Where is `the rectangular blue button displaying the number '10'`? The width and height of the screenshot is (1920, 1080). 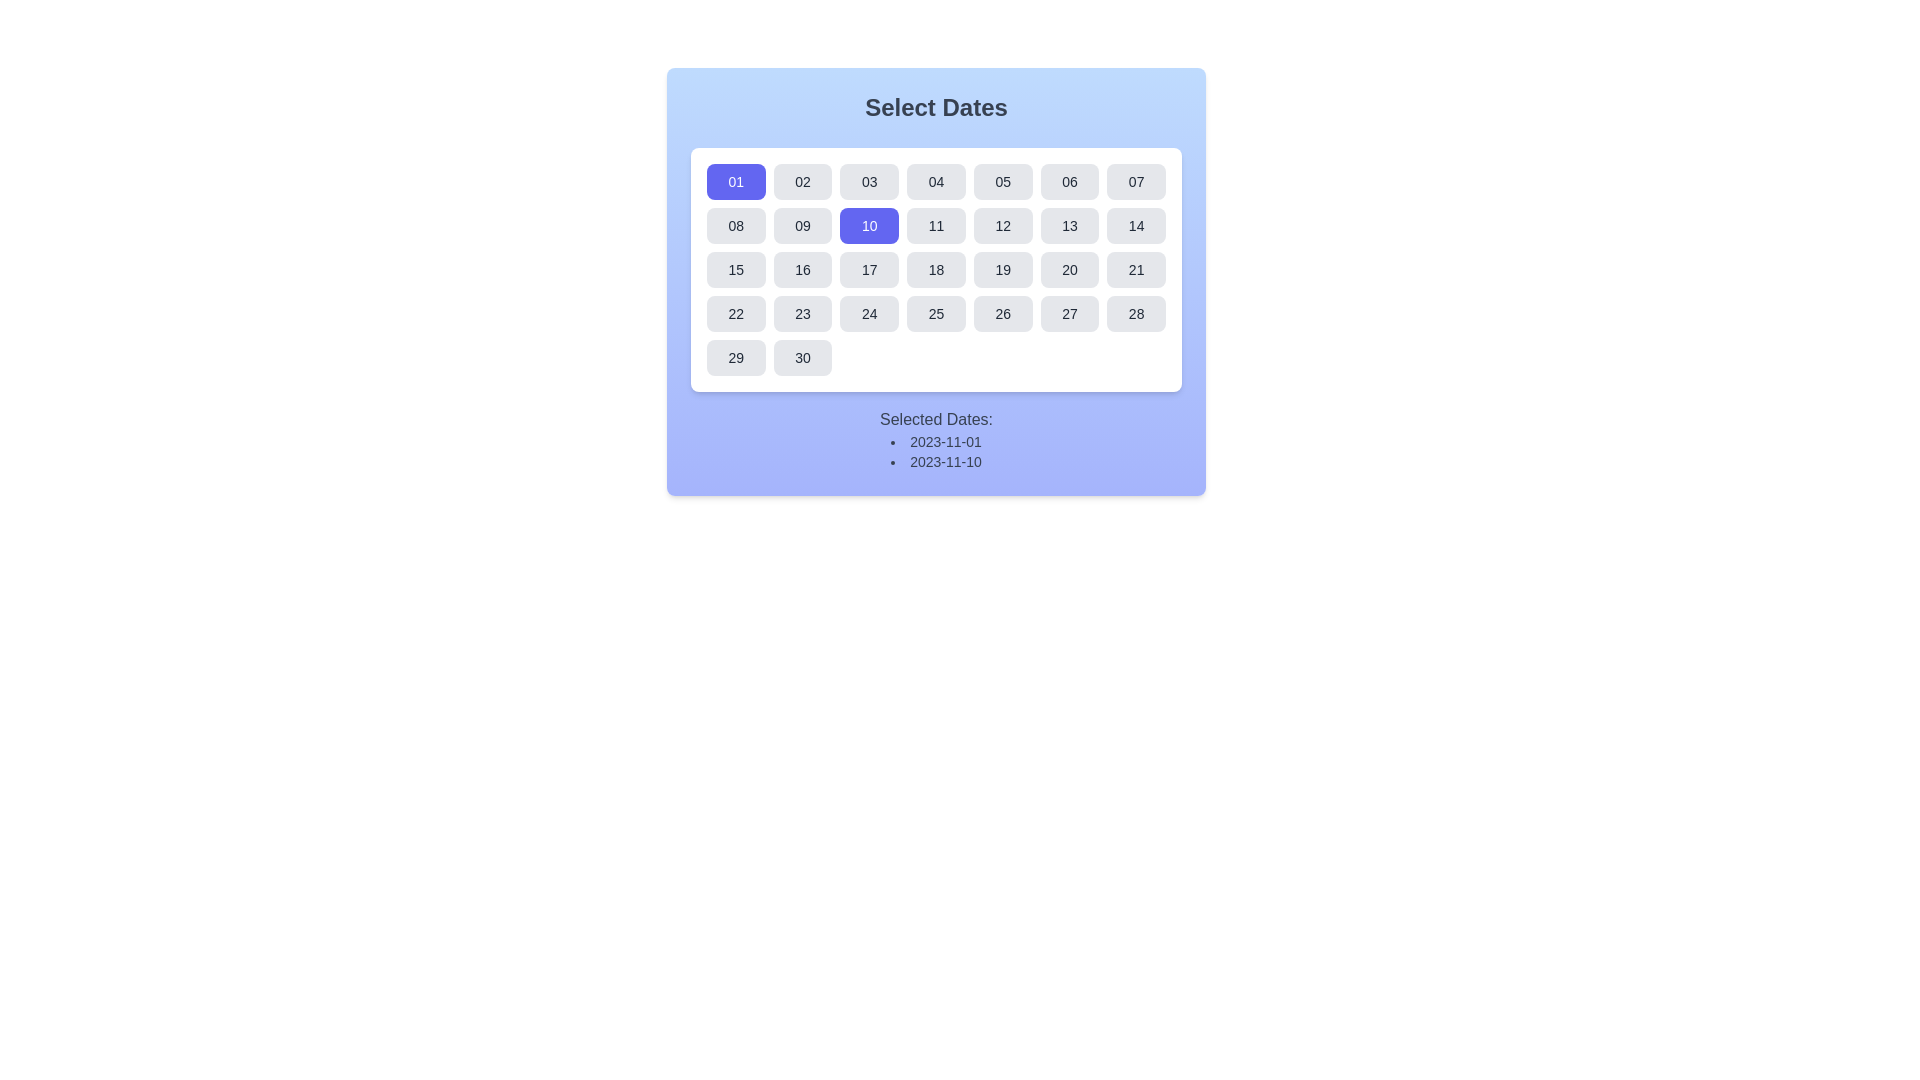
the rectangular blue button displaying the number '10' is located at coordinates (869, 225).